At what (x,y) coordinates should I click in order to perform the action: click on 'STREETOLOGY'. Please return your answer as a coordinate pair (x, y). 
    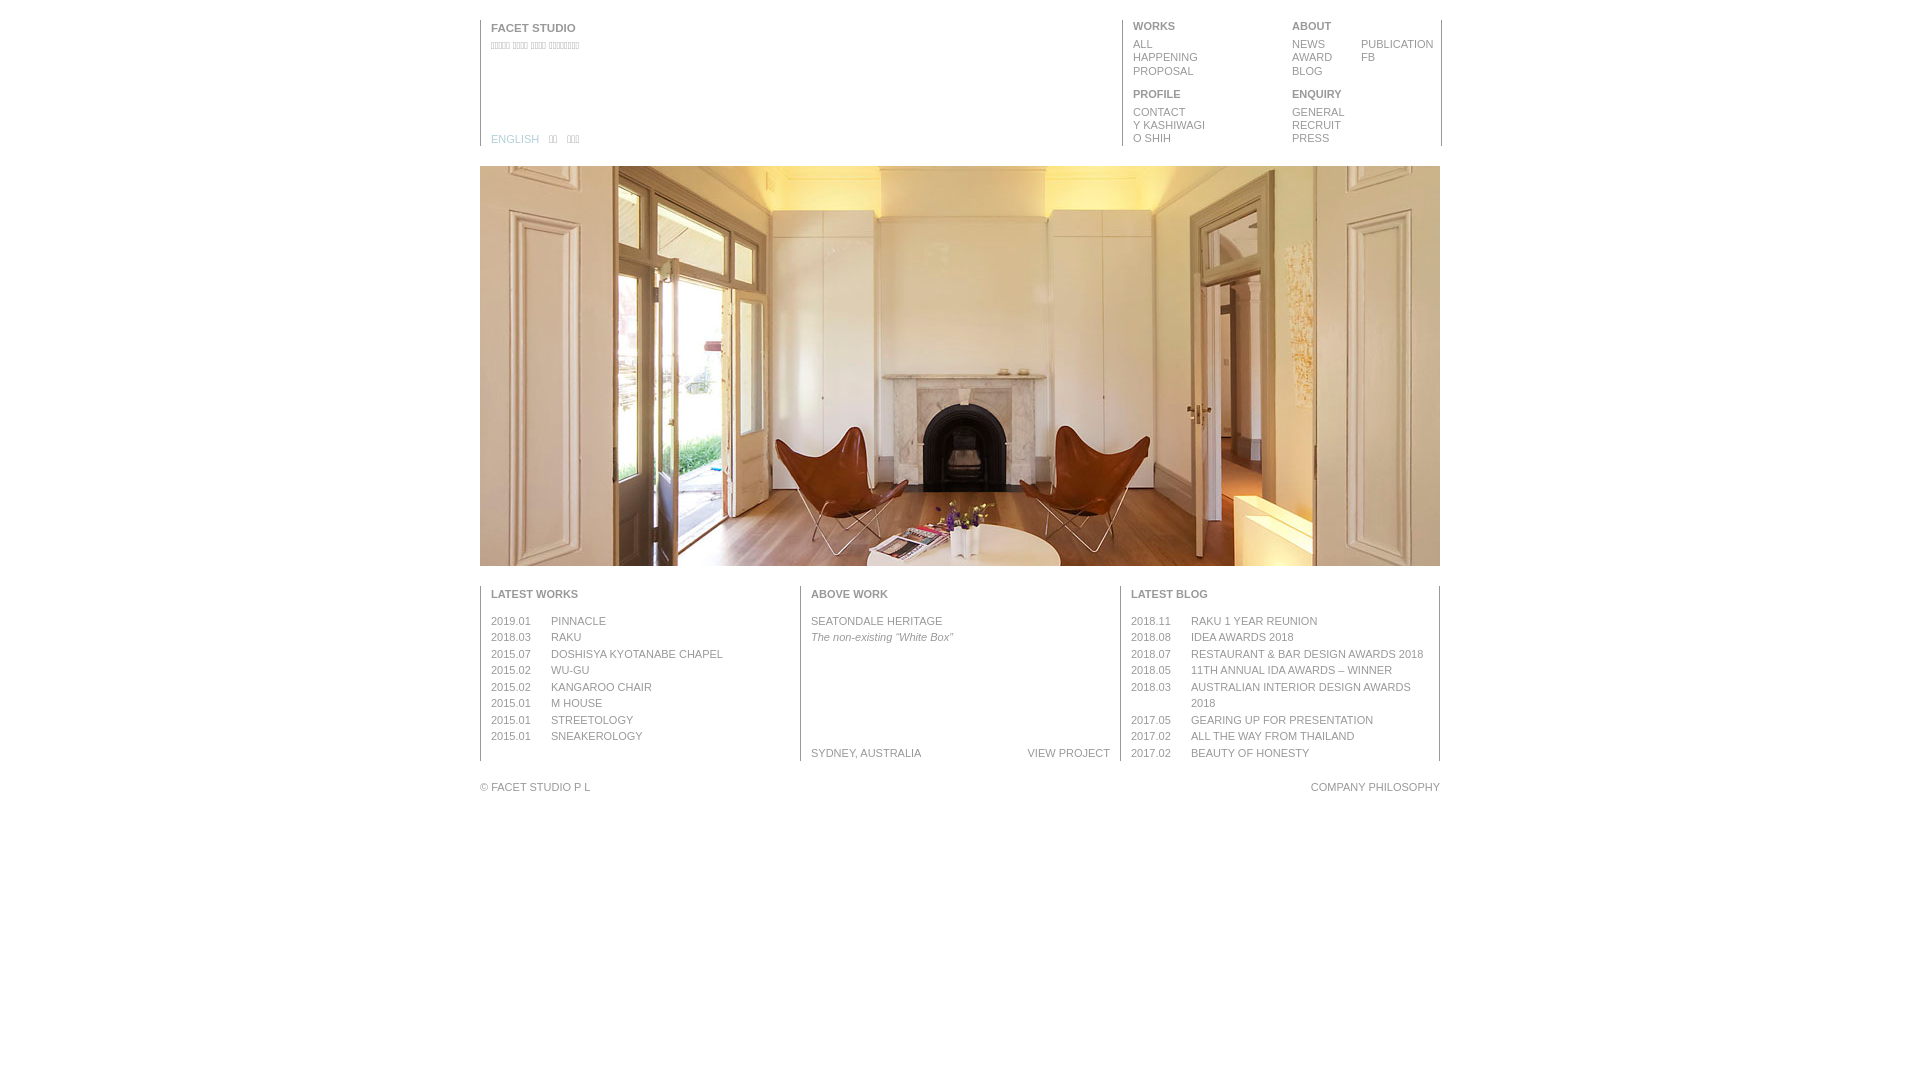
    Looking at the image, I should click on (551, 720).